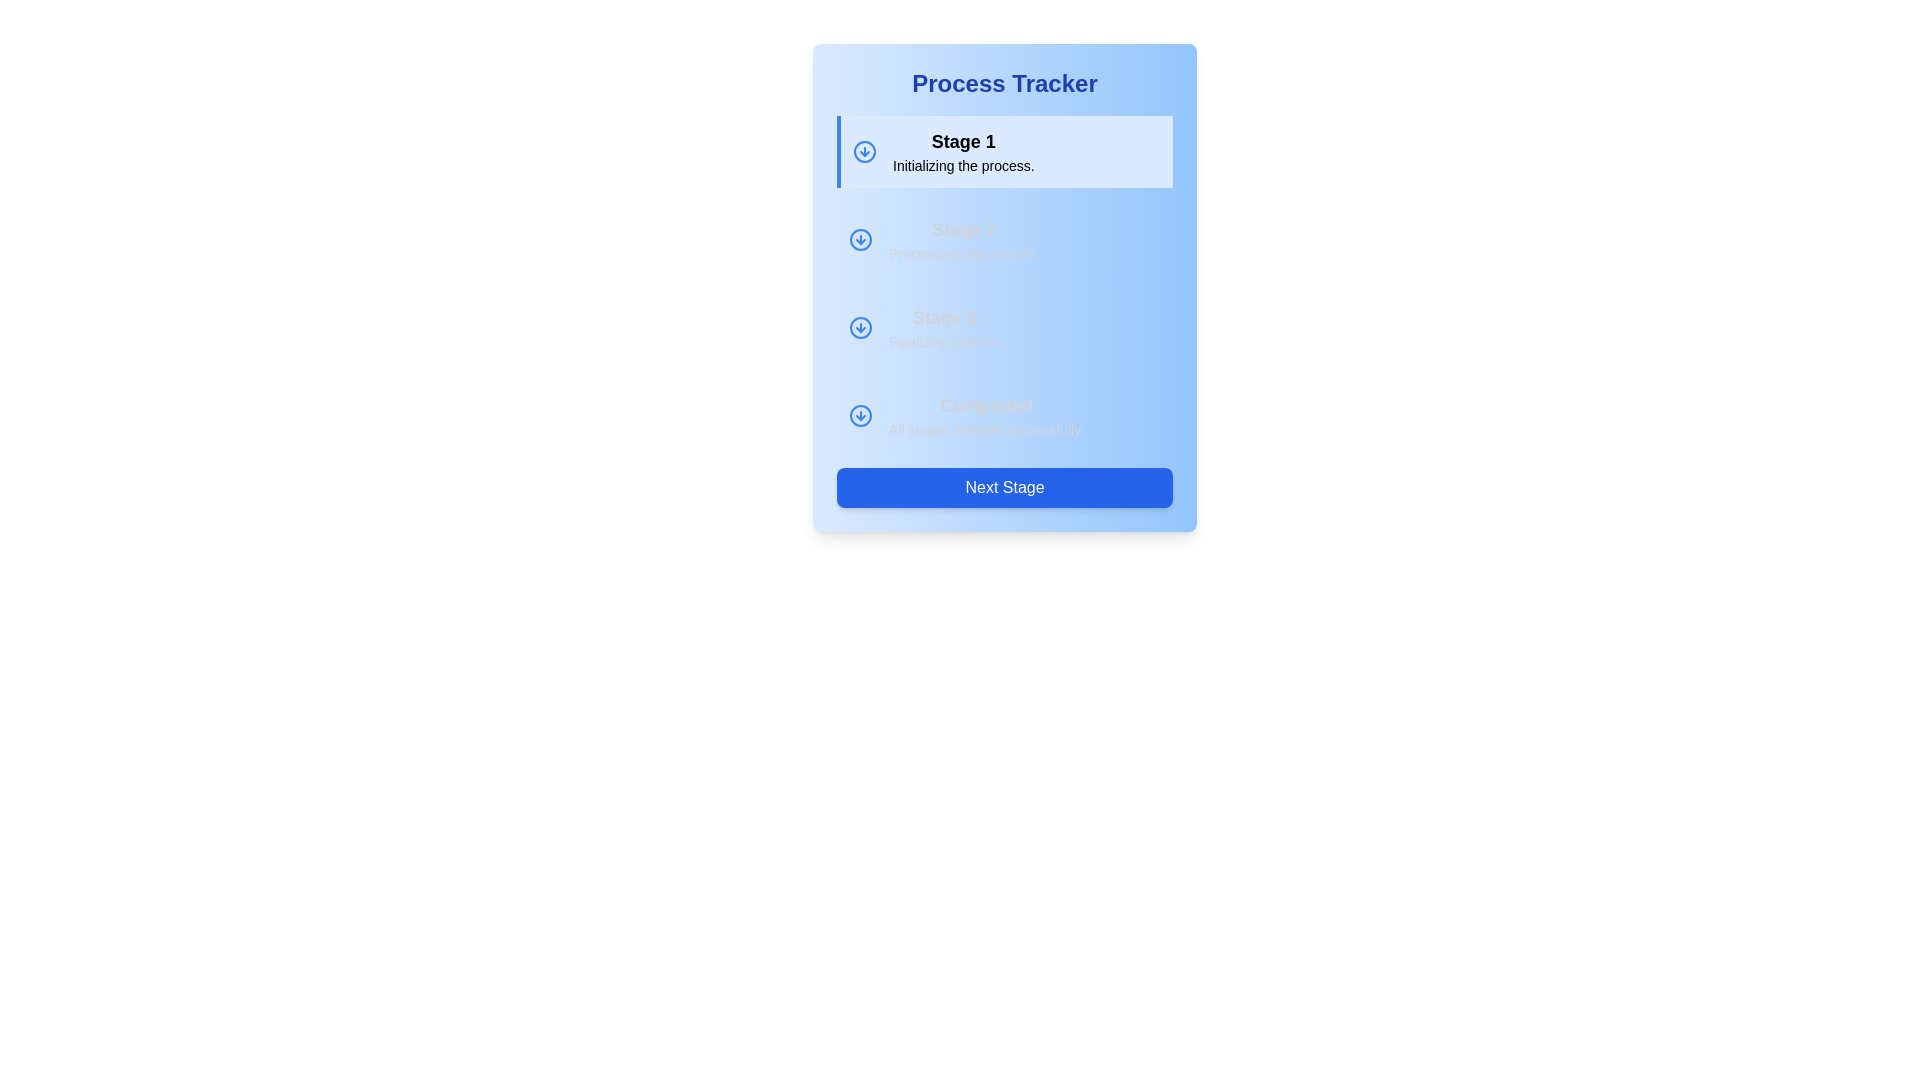 The width and height of the screenshot is (1920, 1080). What do you see at coordinates (860, 326) in the screenshot?
I see `keyboard navigation` at bounding box center [860, 326].